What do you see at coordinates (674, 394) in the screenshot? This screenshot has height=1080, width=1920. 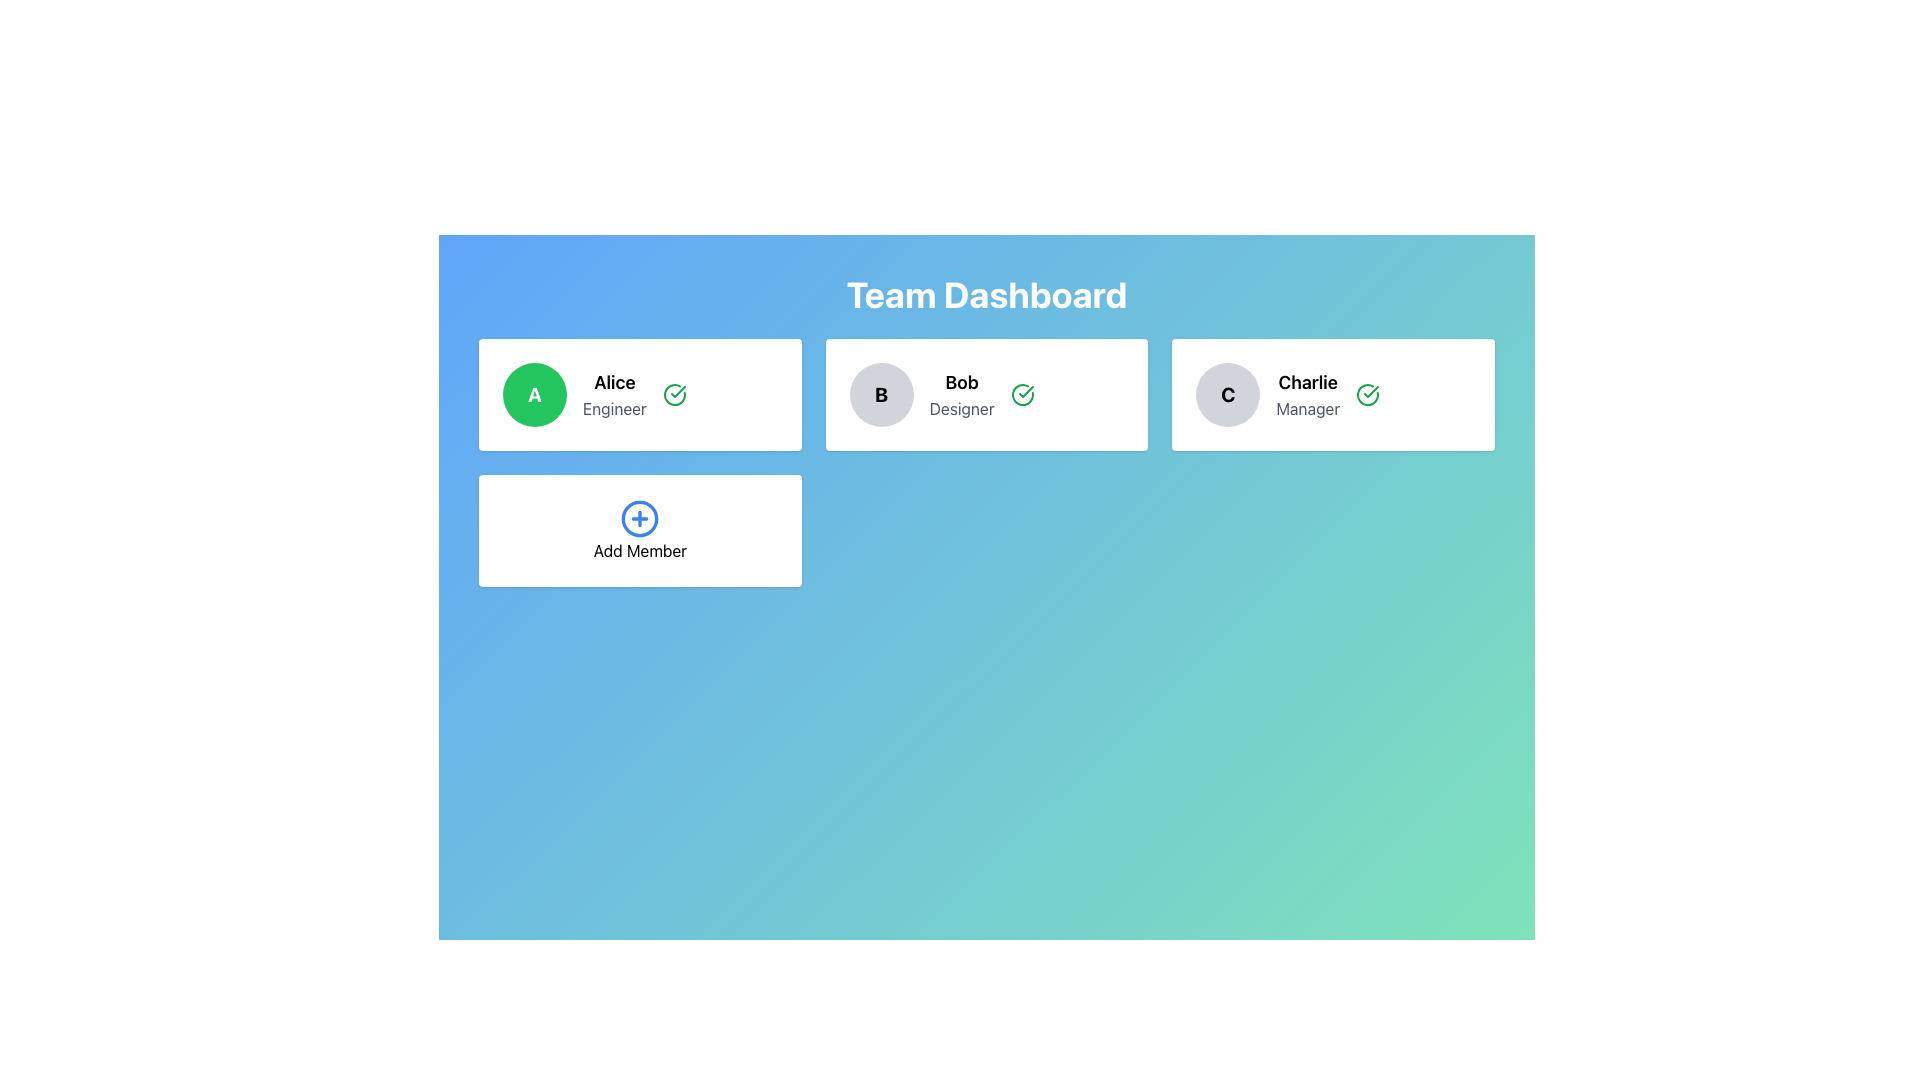 I see `approved status icon located to the right of the text 'Alice Engineer' within the 'Alice' card, which indicates a positive acknowledgment` at bounding box center [674, 394].